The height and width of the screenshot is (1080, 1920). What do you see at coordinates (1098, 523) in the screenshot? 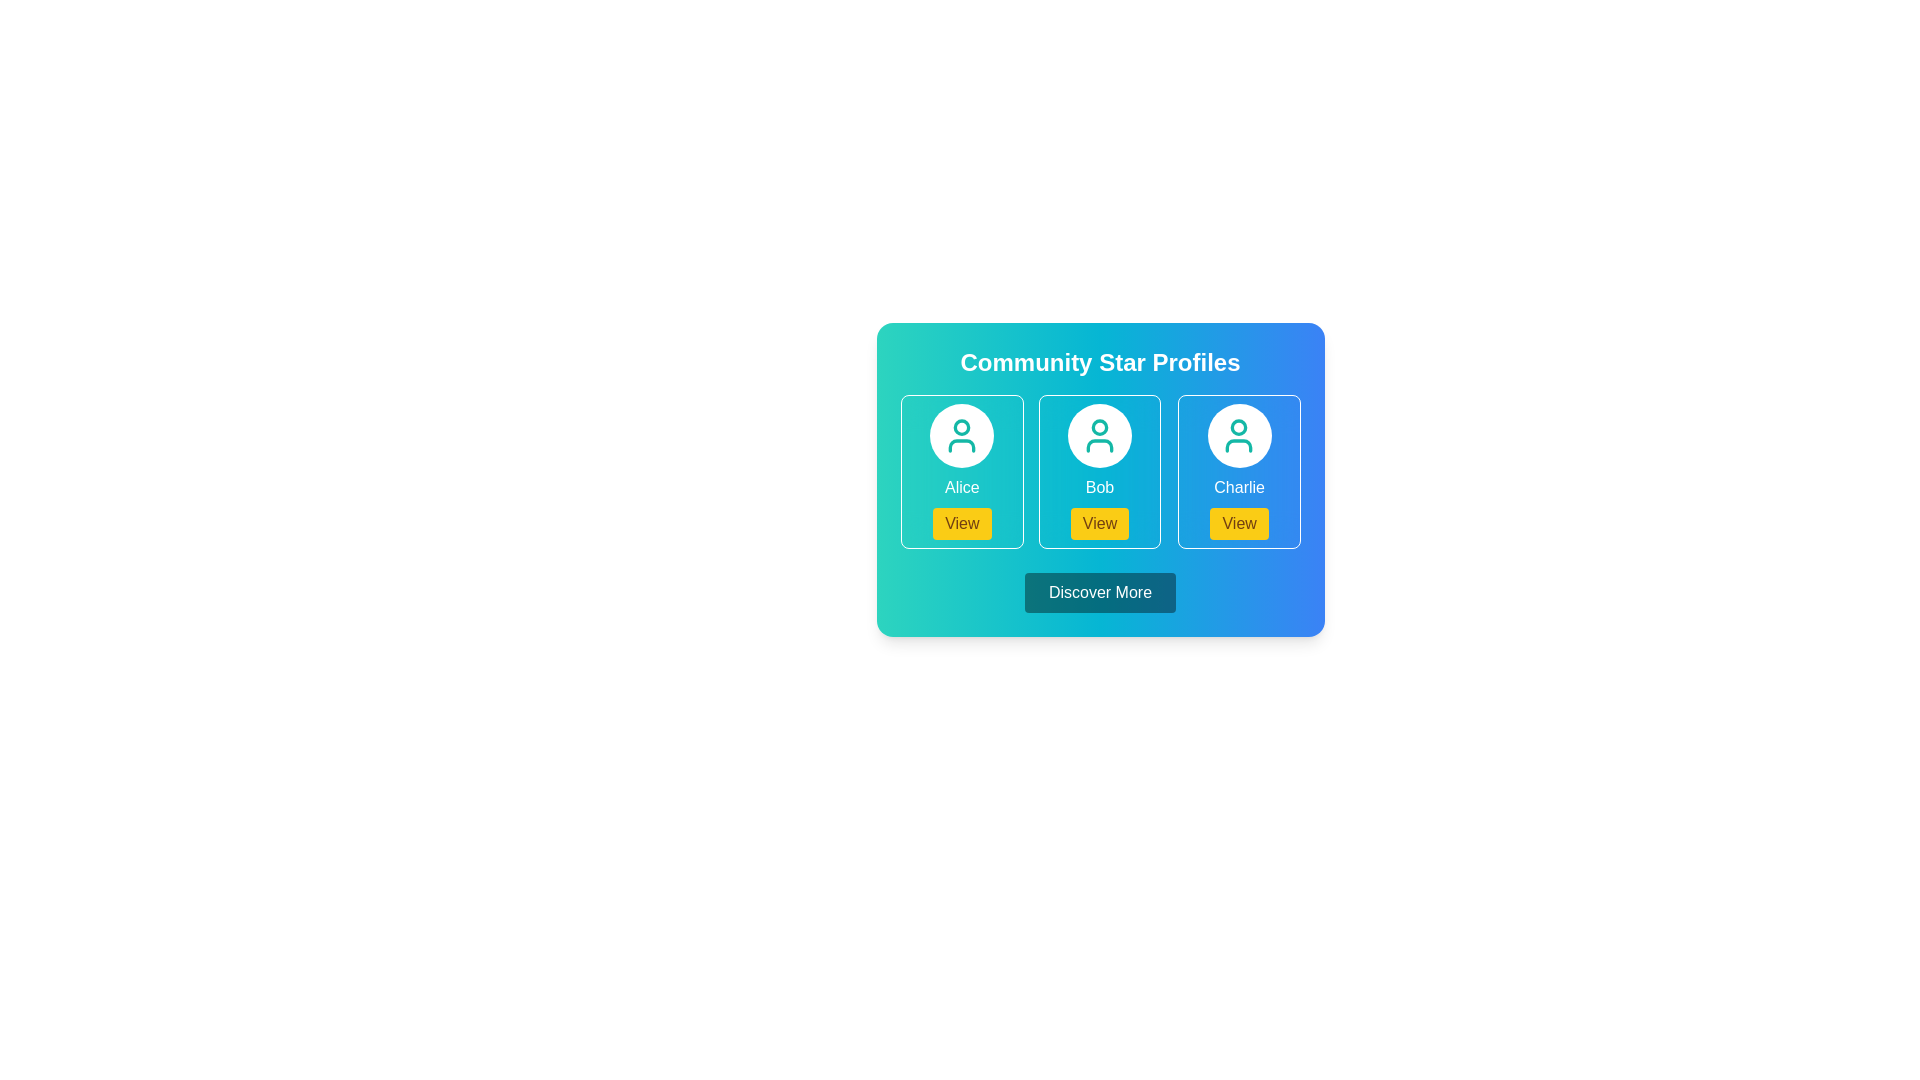
I see `the button beneath the text label 'Bob'` at bounding box center [1098, 523].